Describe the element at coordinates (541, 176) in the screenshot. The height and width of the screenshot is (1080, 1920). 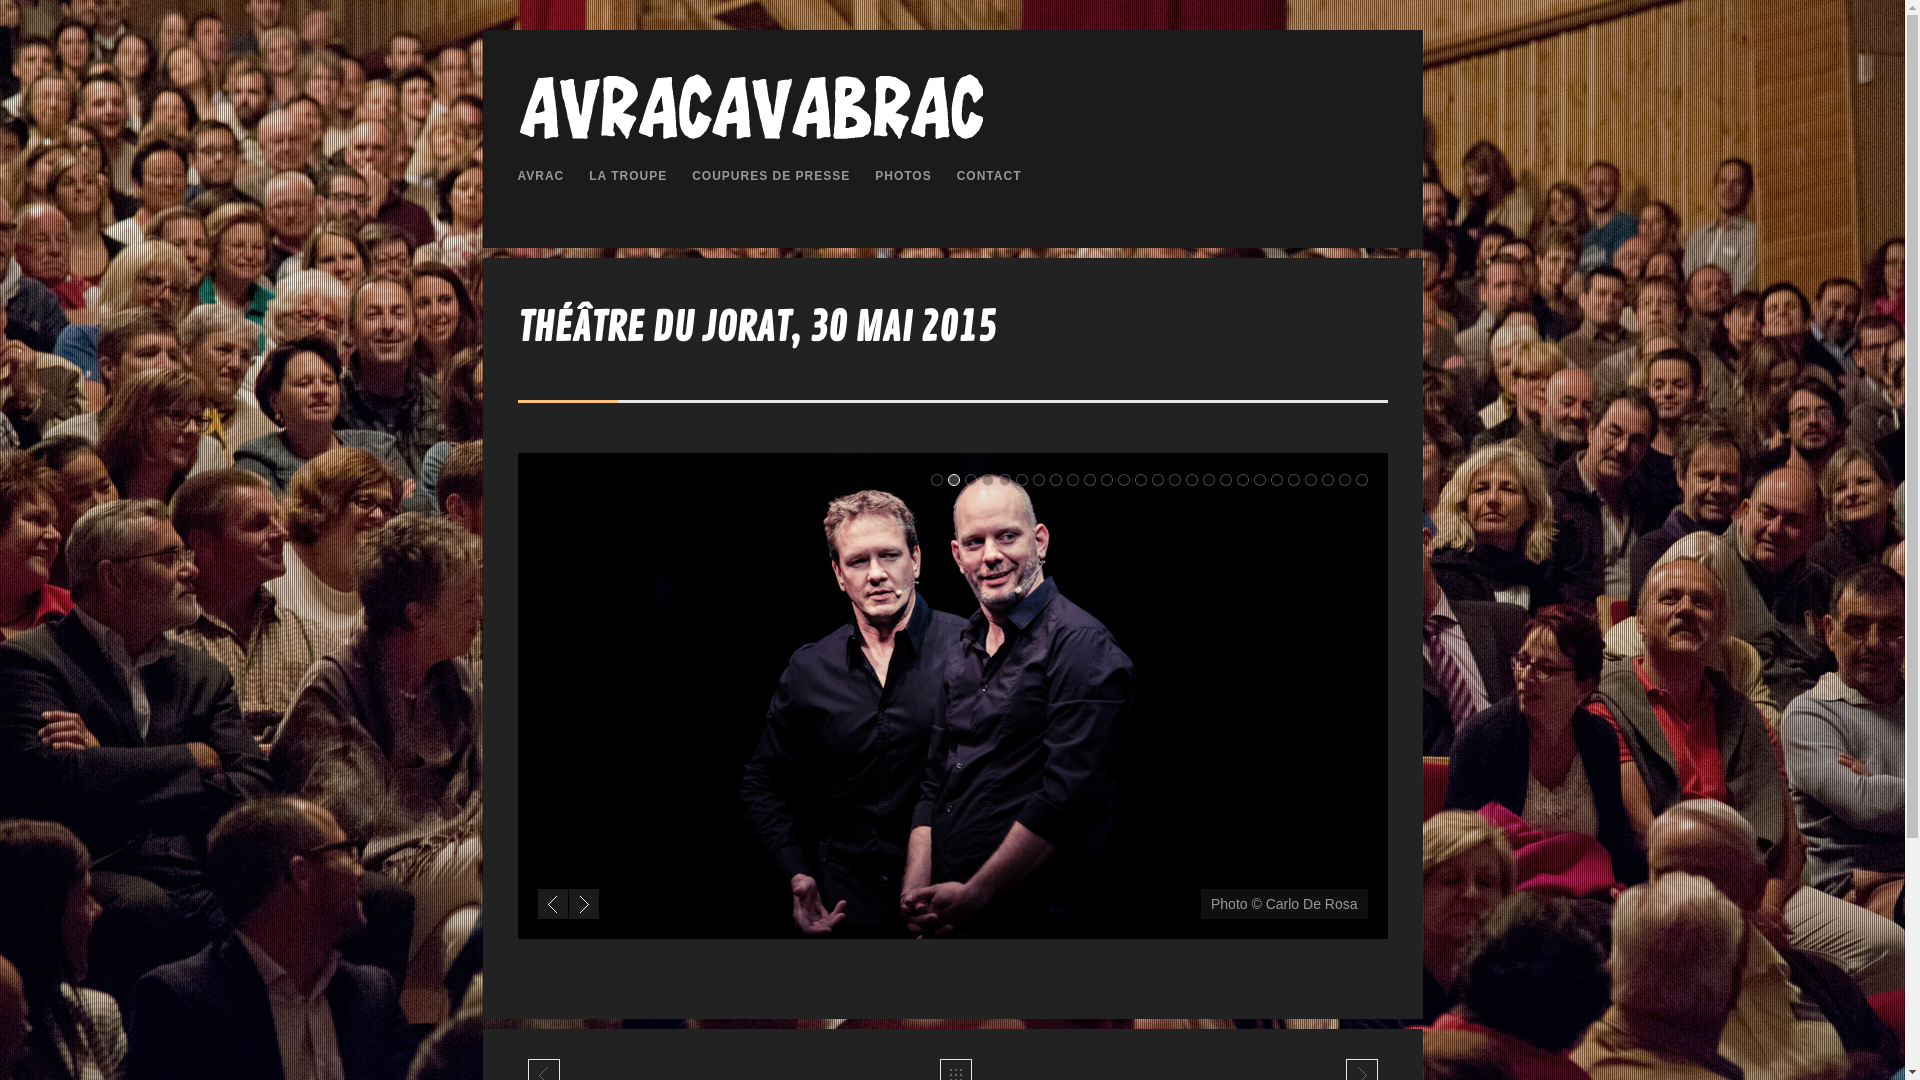
I see `'AVRAC'` at that location.